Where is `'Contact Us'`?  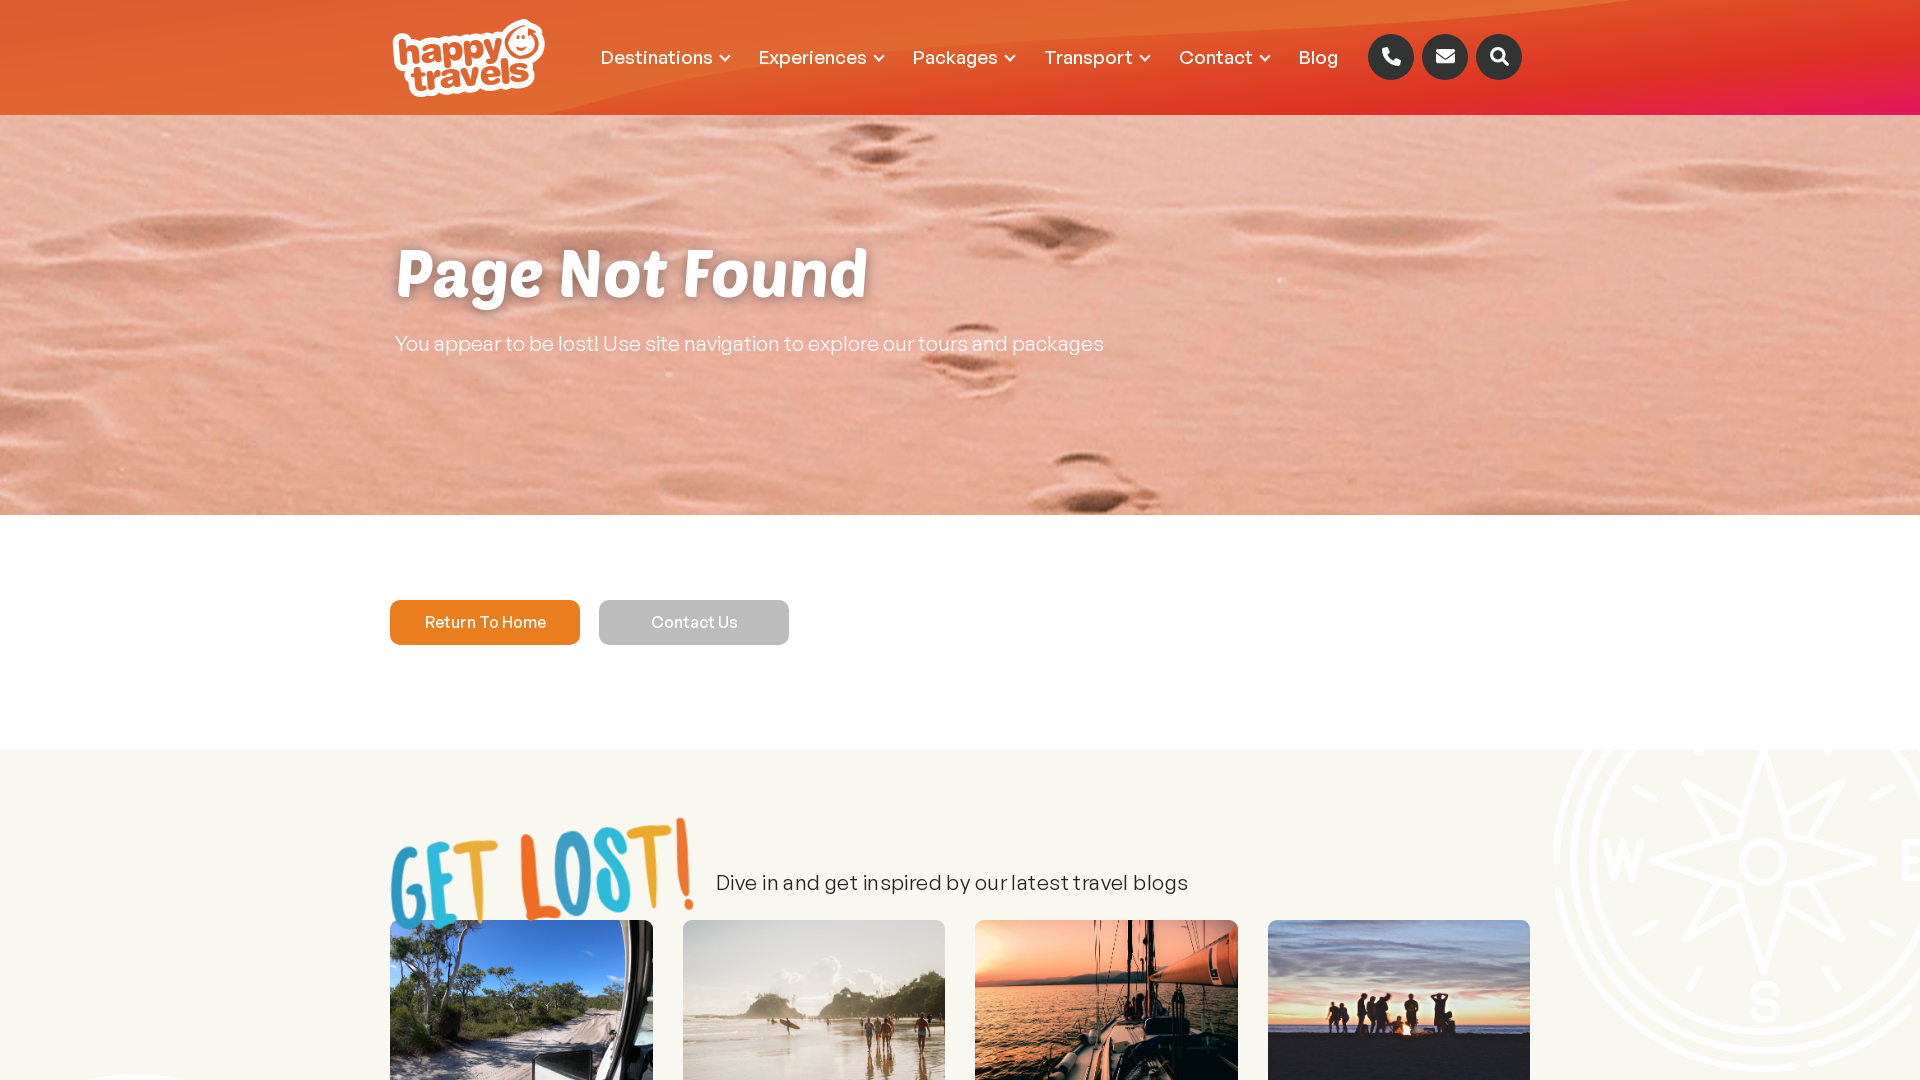
'Contact Us' is located at coordinates (694, 621).